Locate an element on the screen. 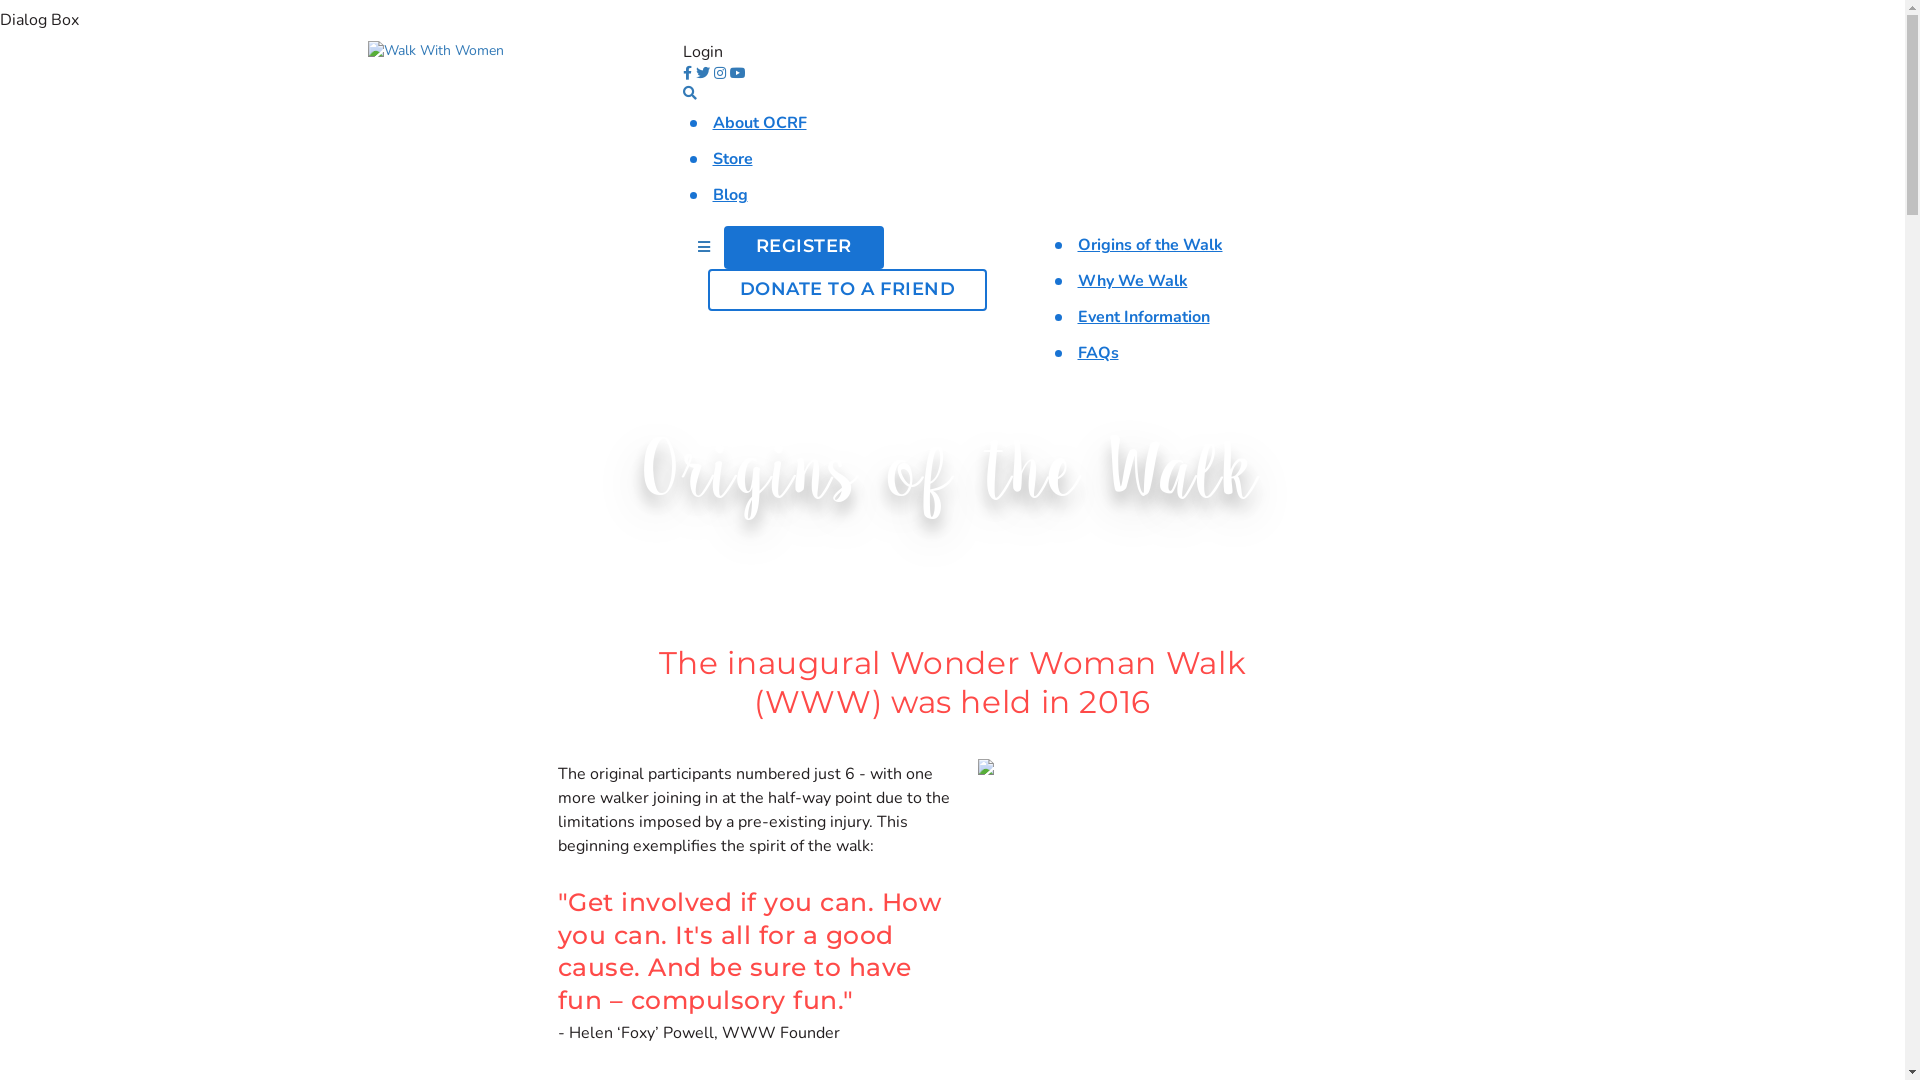 This screenshot has width=1920, height=1080. 'Origins of the Walk' is located at coordinates (1150, 244).